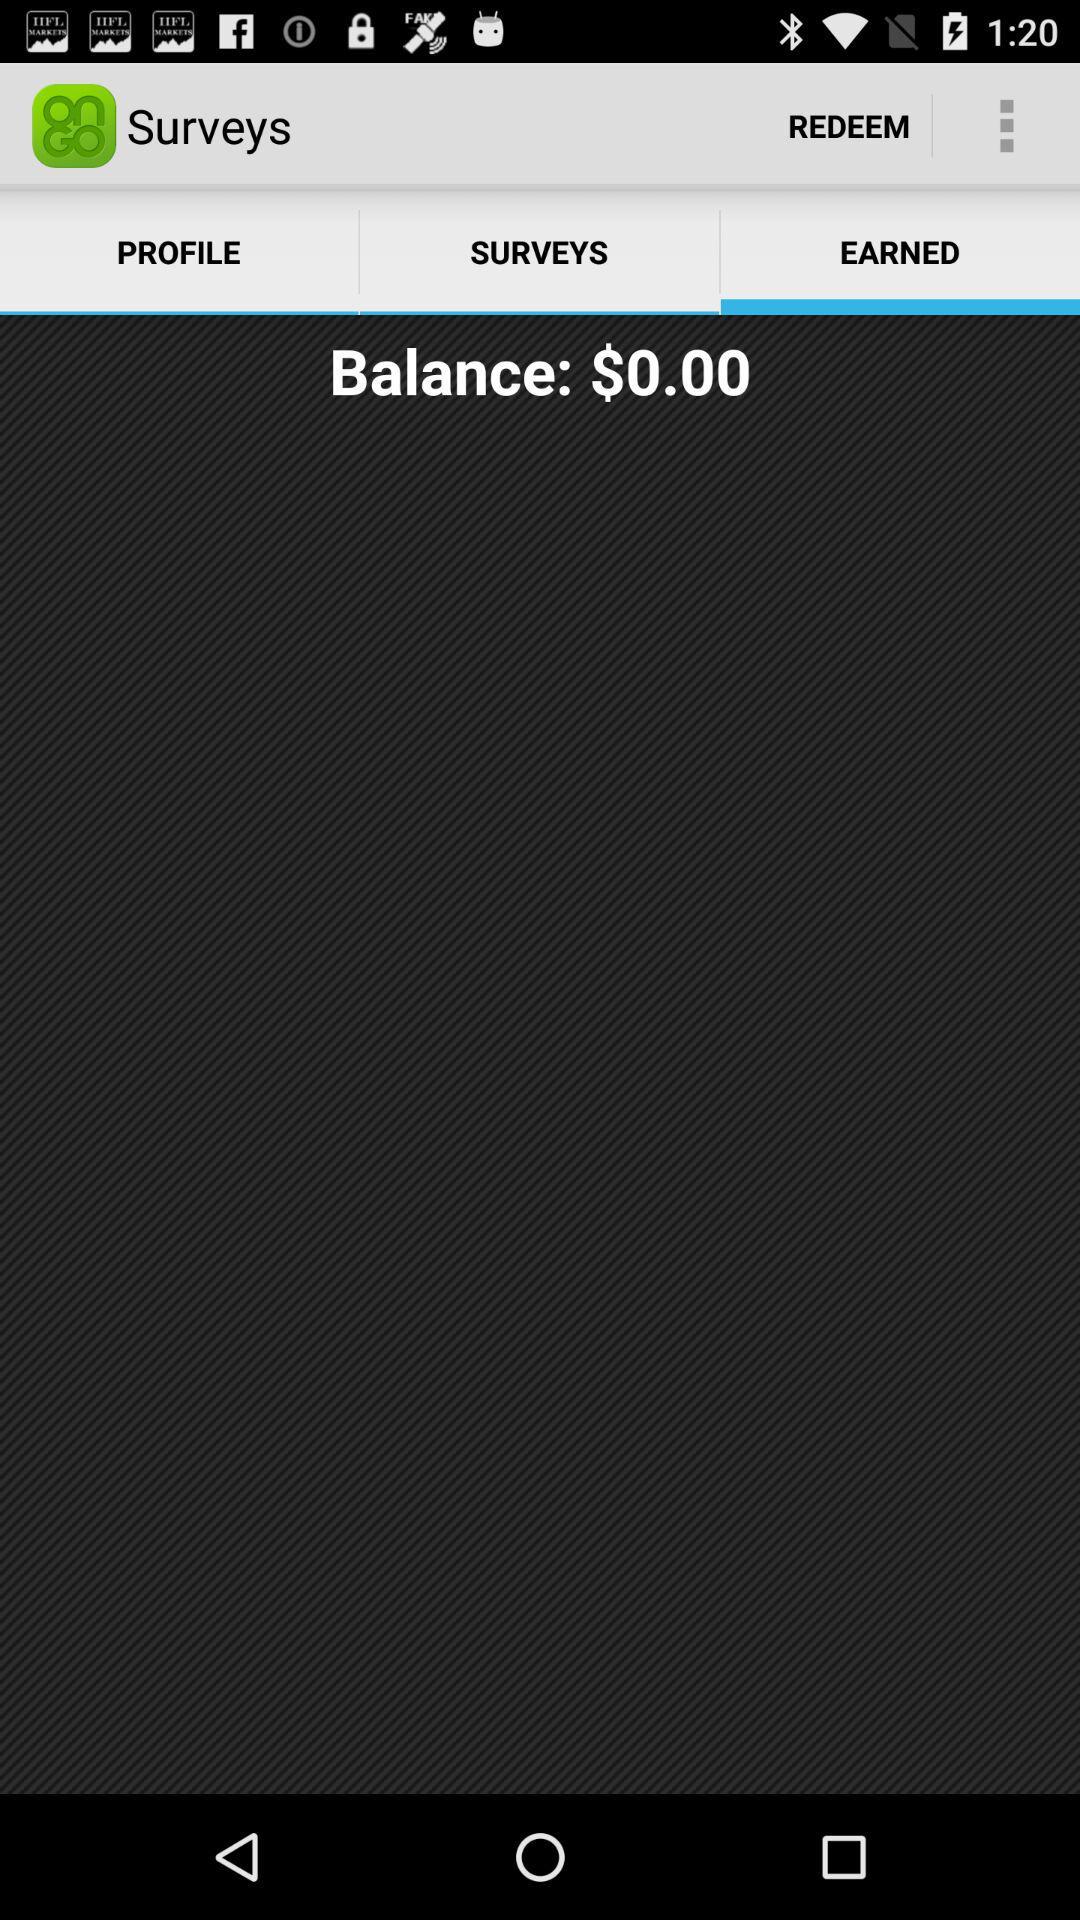  What do you see at coordinates (849, 124) in the screenshot?
I see `app to the right of surveys icon` at bounding box center [849, 124].